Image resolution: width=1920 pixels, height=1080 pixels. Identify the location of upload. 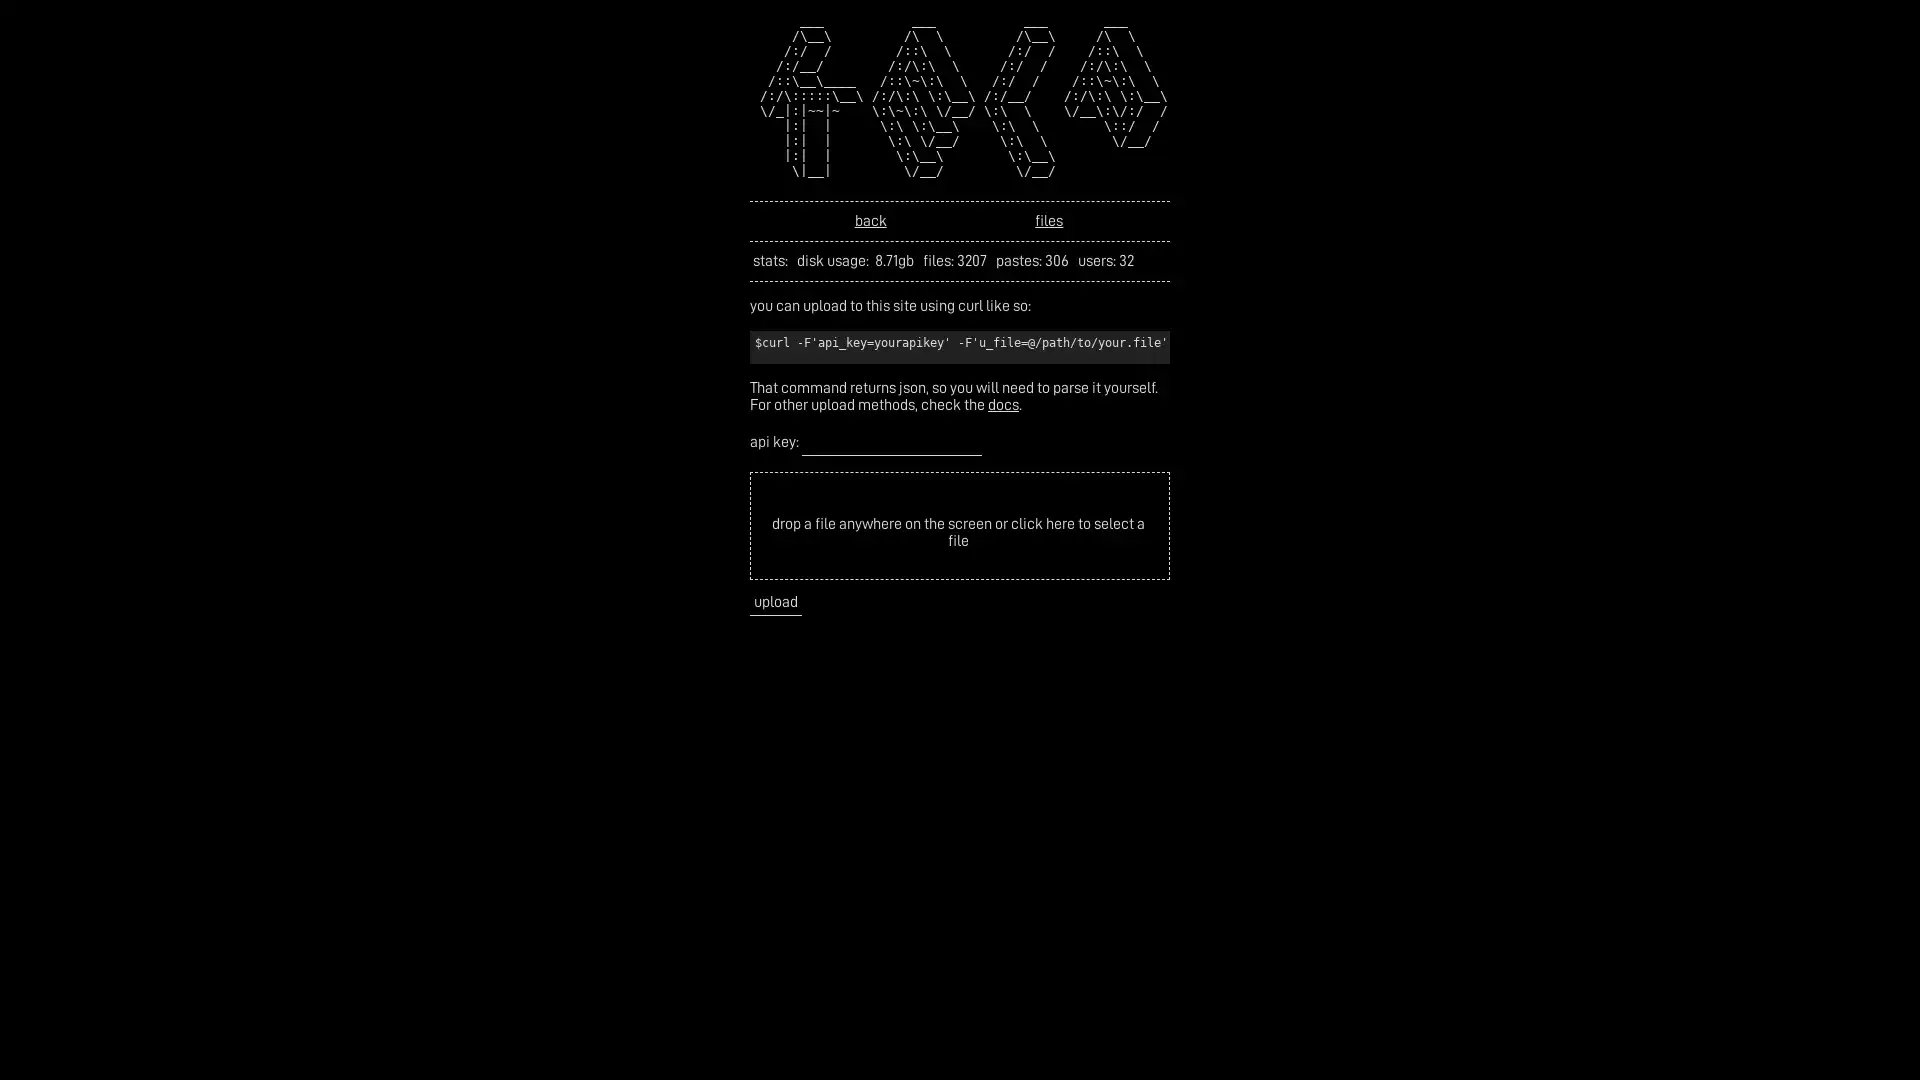
(775, 601).